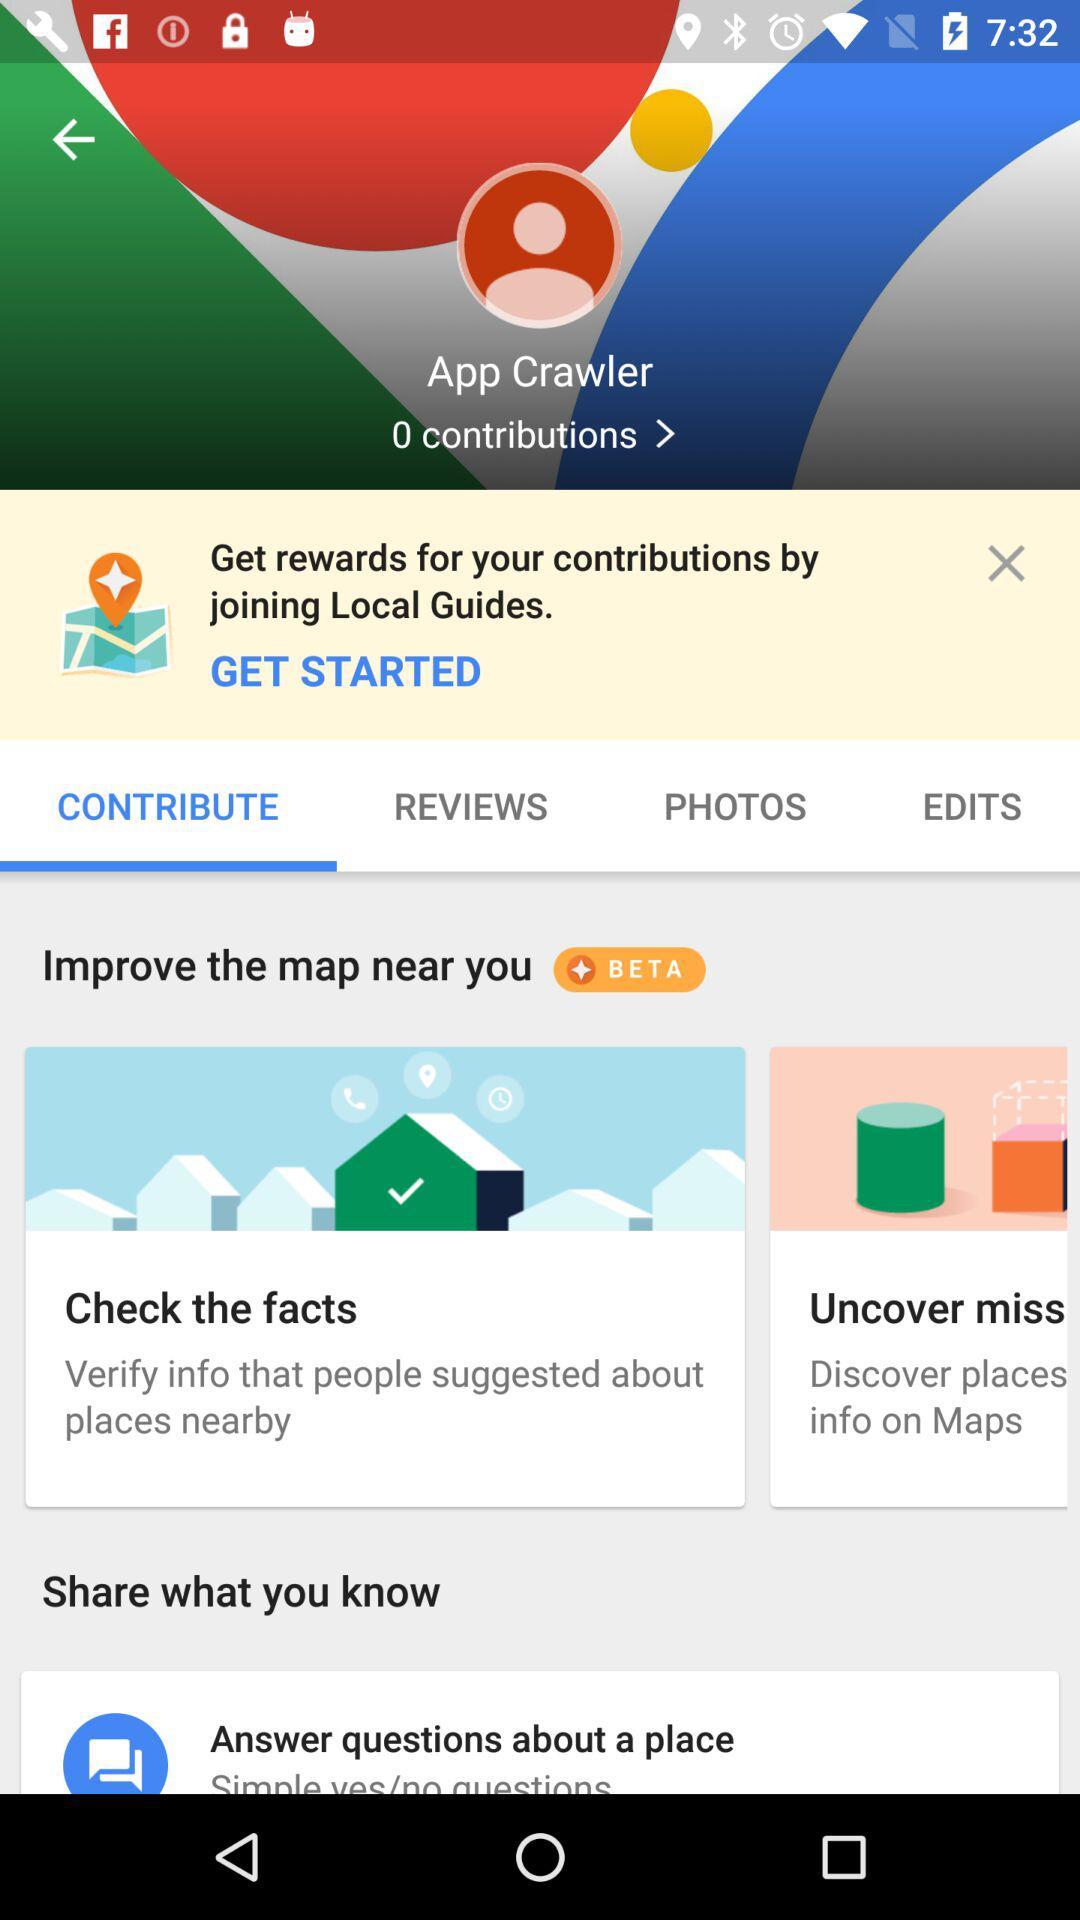 This screenshot has height=1920, width=1080. What do you see at coordinates (471, 805) in the screenshot?
I see `item to the left of photos` at bounding box center [471, 805].